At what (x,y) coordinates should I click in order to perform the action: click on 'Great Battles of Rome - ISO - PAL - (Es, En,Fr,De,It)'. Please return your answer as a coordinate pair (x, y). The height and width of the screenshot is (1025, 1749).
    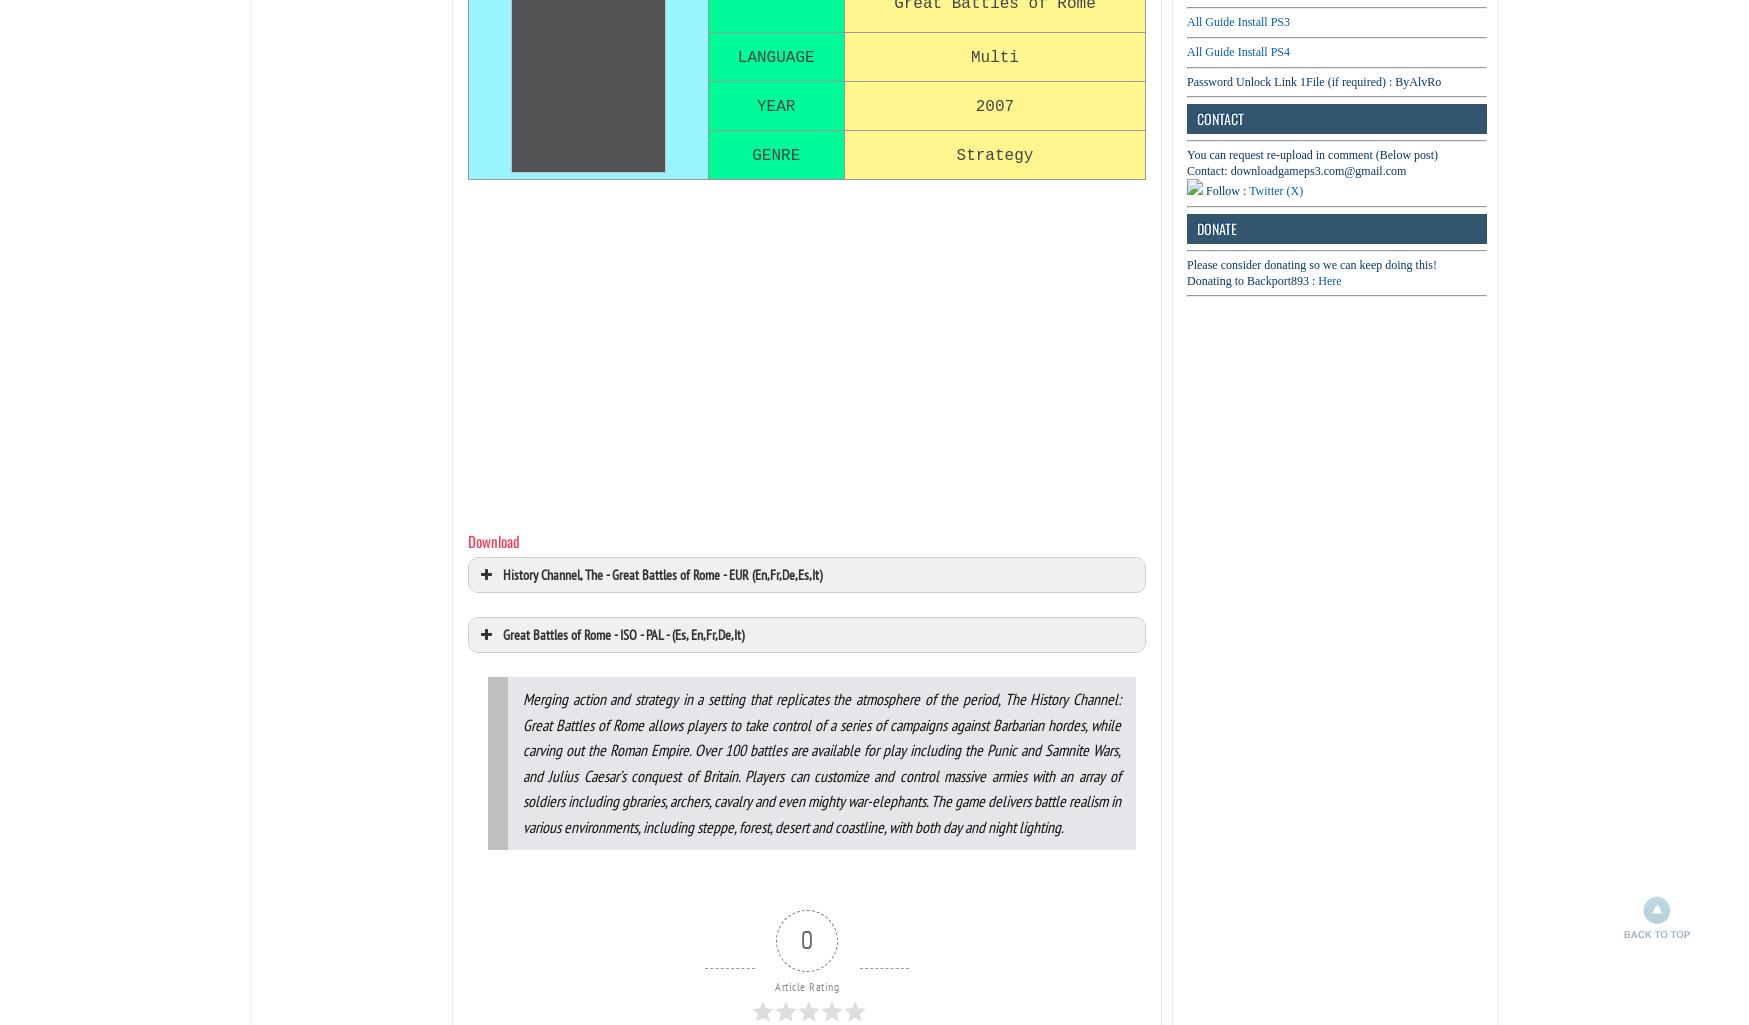
    Looking at the image, I should click on (503, 632).